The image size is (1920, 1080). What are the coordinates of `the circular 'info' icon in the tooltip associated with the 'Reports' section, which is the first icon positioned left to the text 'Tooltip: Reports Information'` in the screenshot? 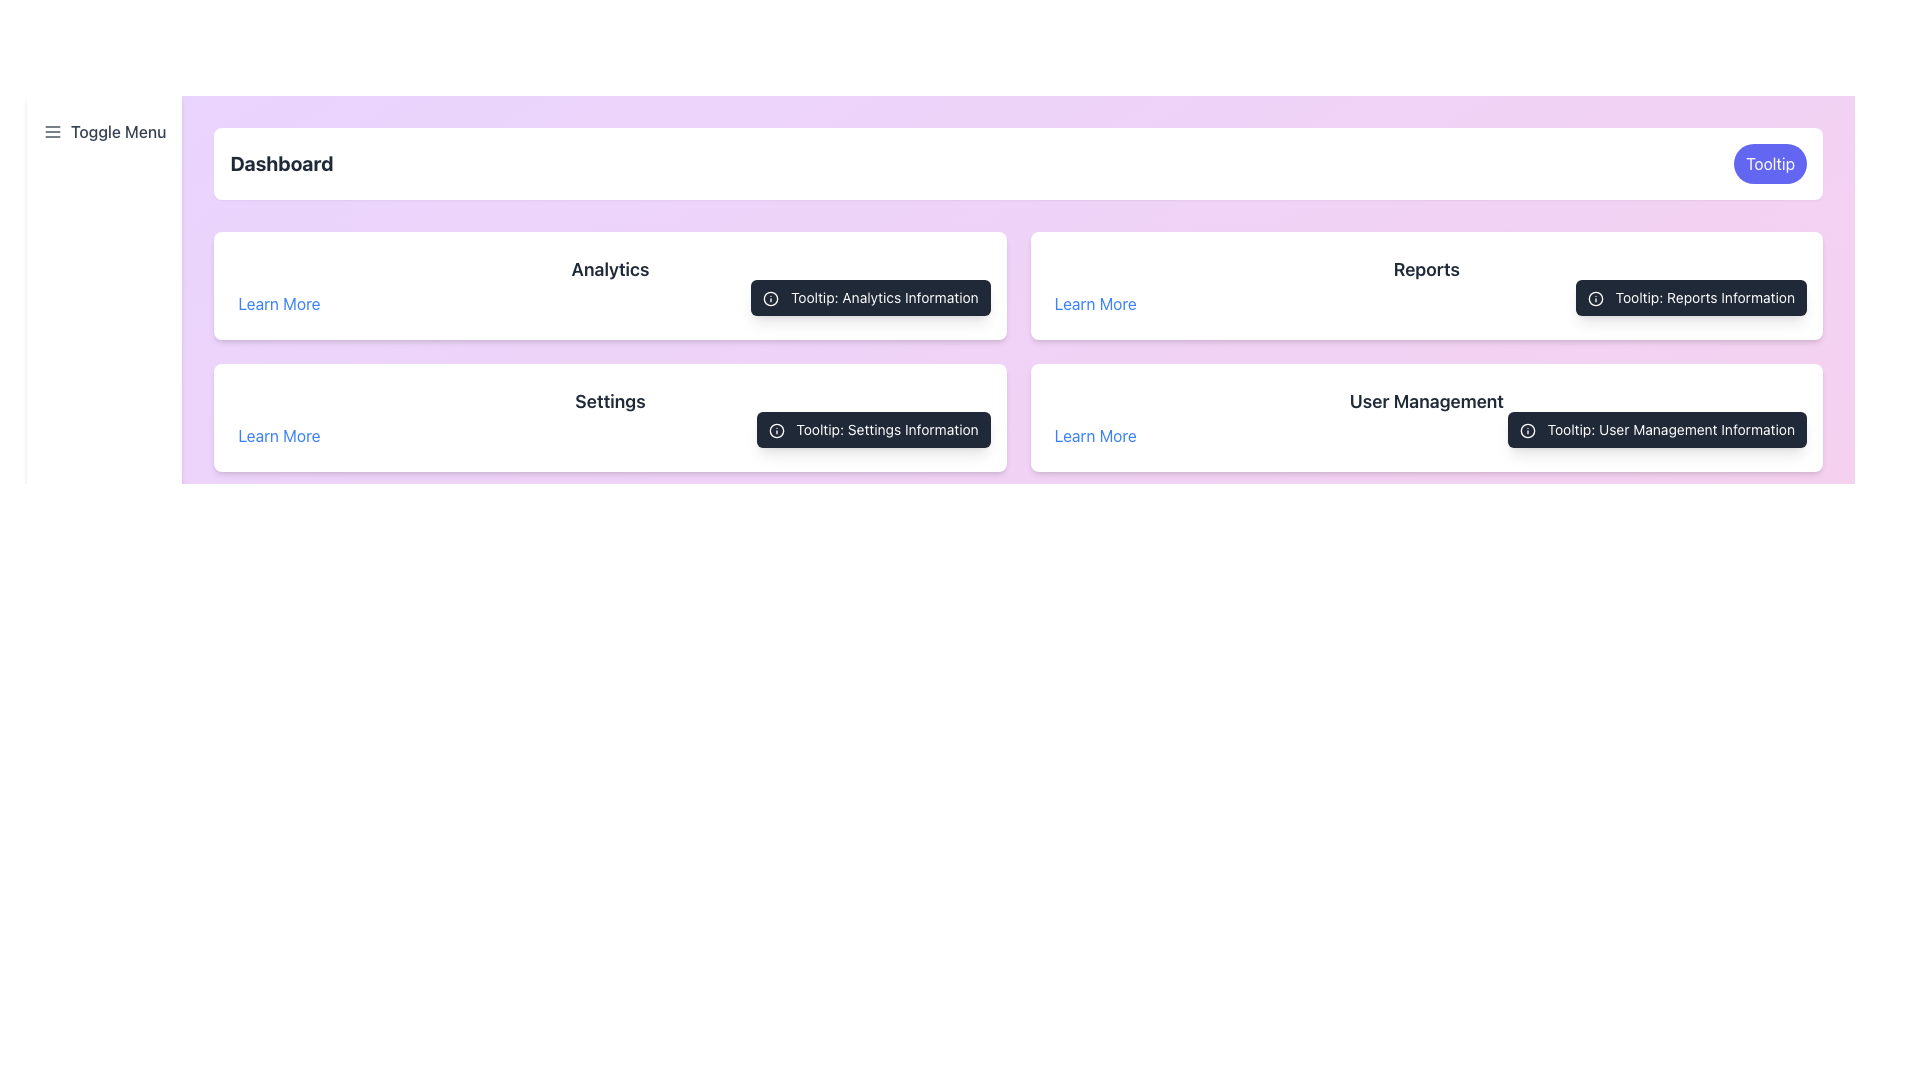 It's located at (1594, 299).